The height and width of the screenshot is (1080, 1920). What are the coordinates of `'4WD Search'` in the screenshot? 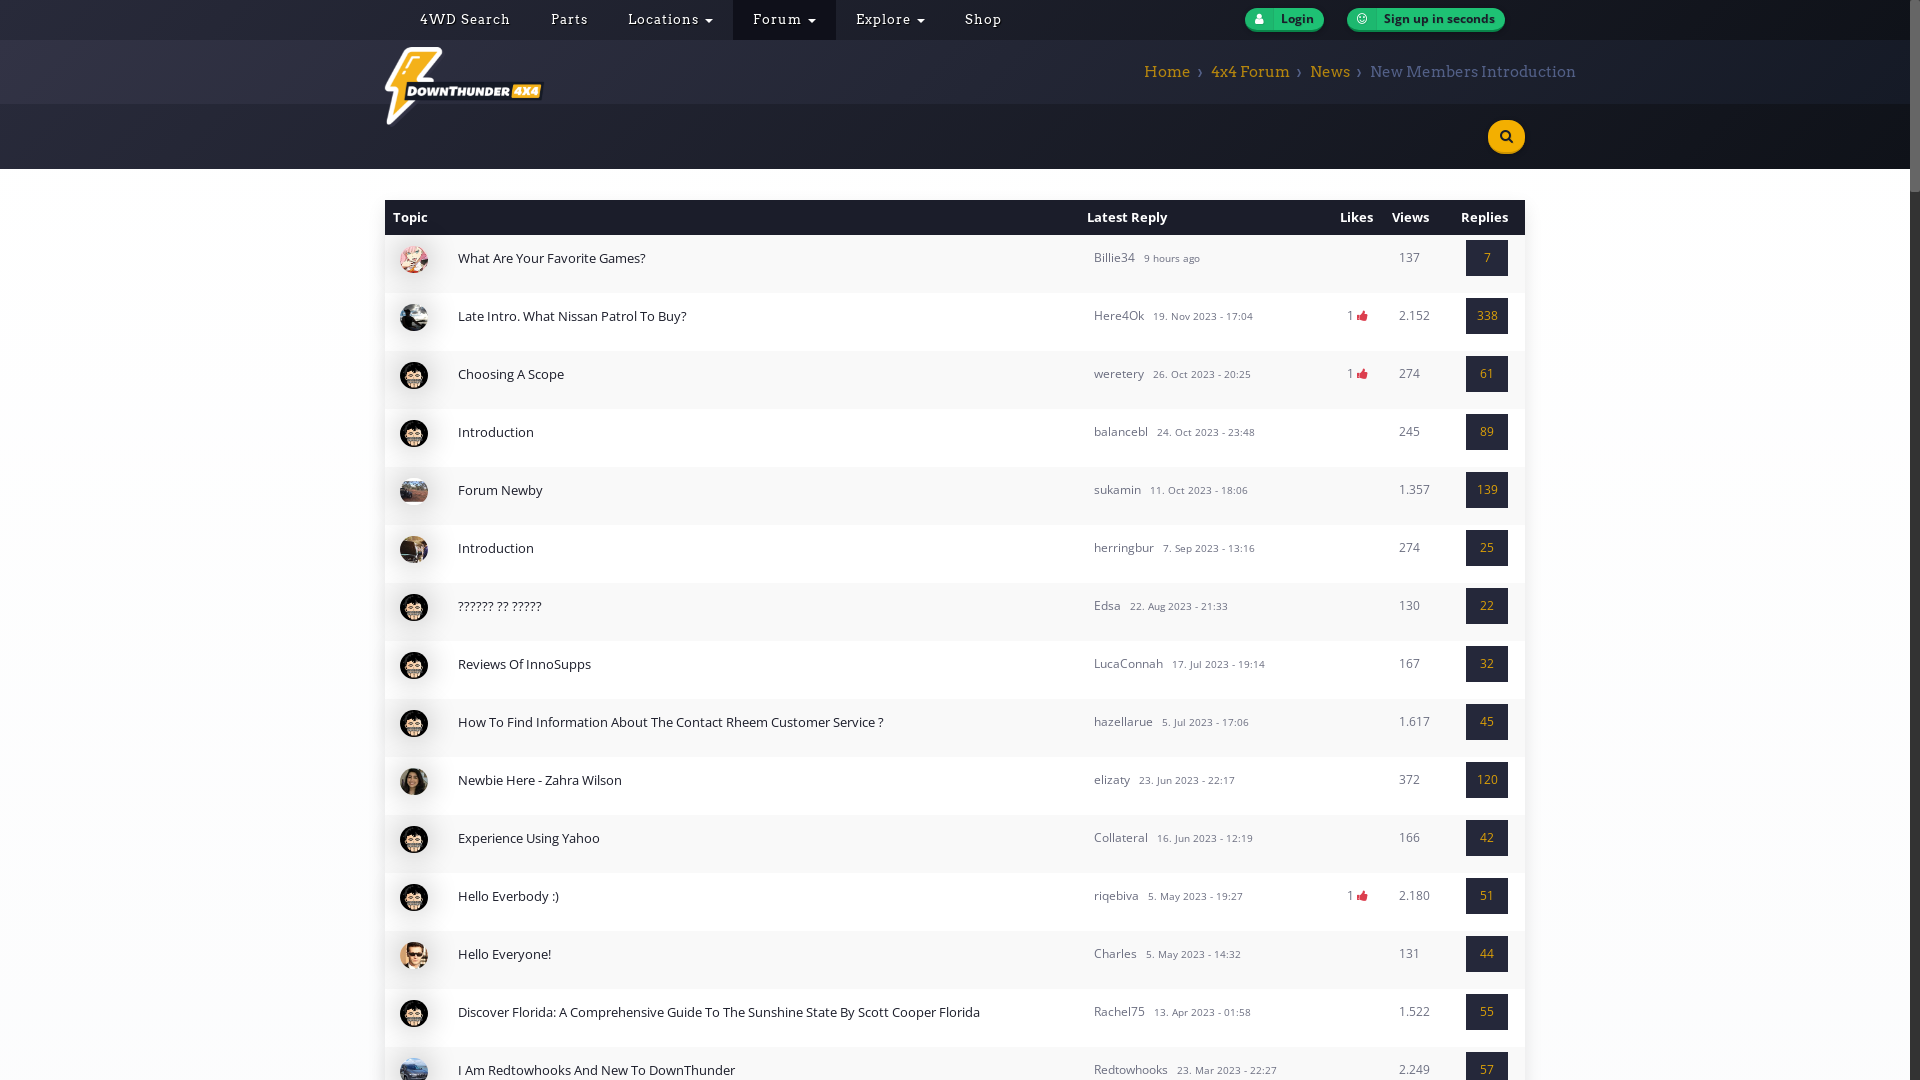 It's located at (399, 19).